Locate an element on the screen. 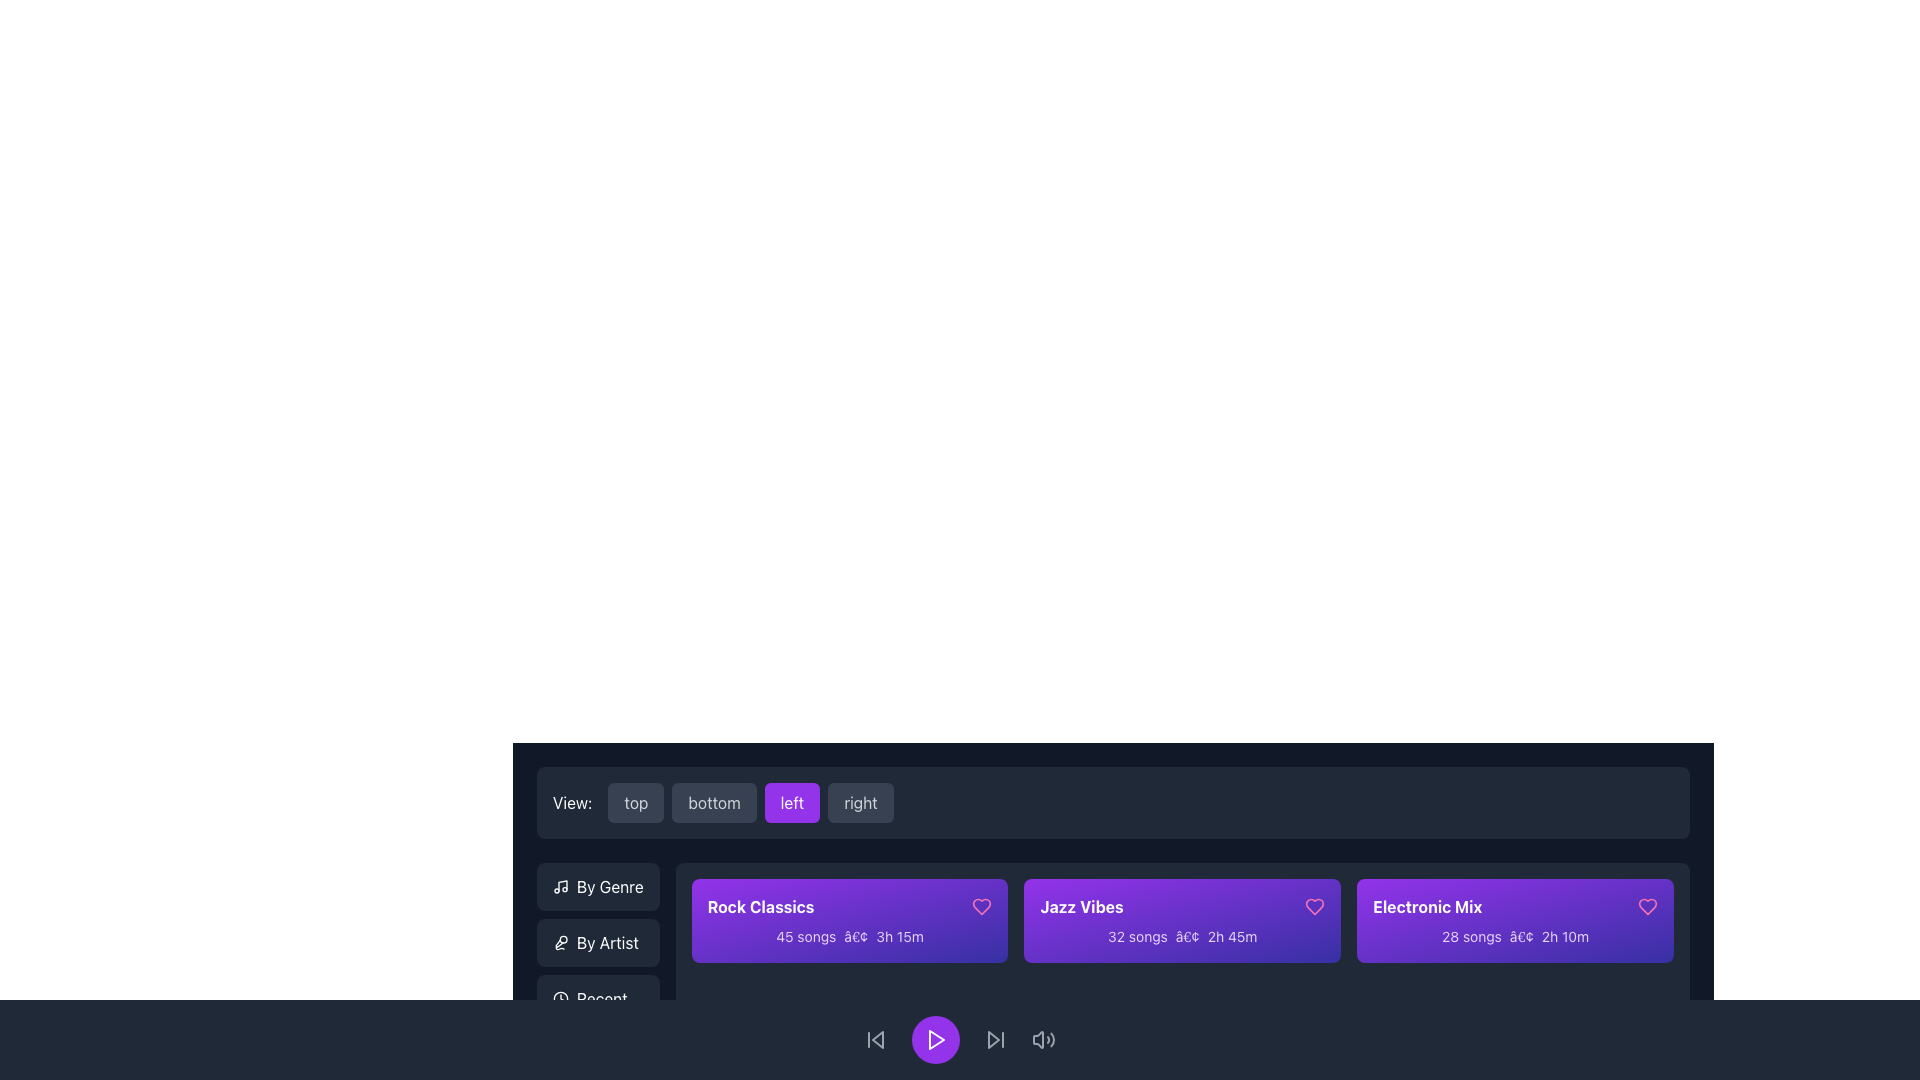 This screenshot has width=1920, height=1080. on the heart-shaped icon button in pink color, indicating a favorite or like function, located within the 'Rock Classics' card is located at coordinates (982, 906).